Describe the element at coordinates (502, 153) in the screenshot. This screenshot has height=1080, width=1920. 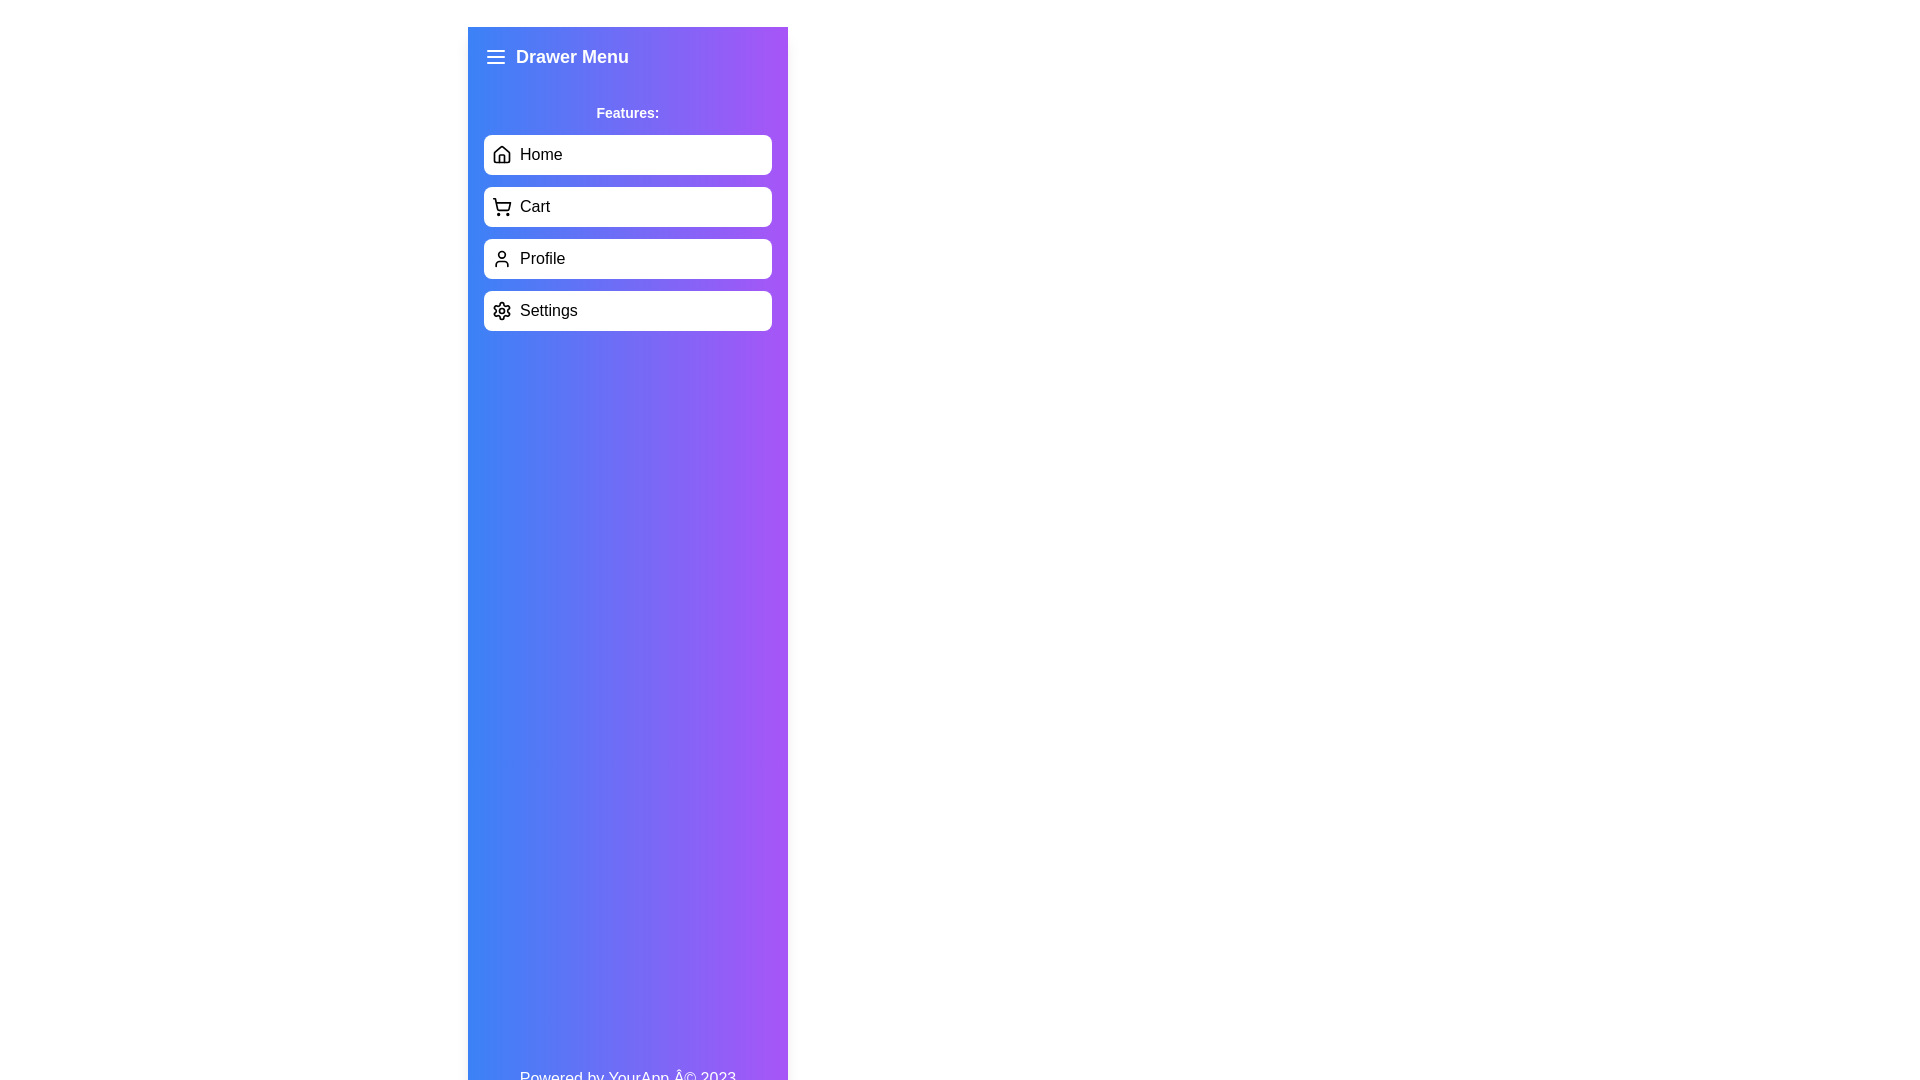
I see `the house-shaped SVG icon located within the 'Home' button at the top of the options list under the 'Features' heading` at that location.